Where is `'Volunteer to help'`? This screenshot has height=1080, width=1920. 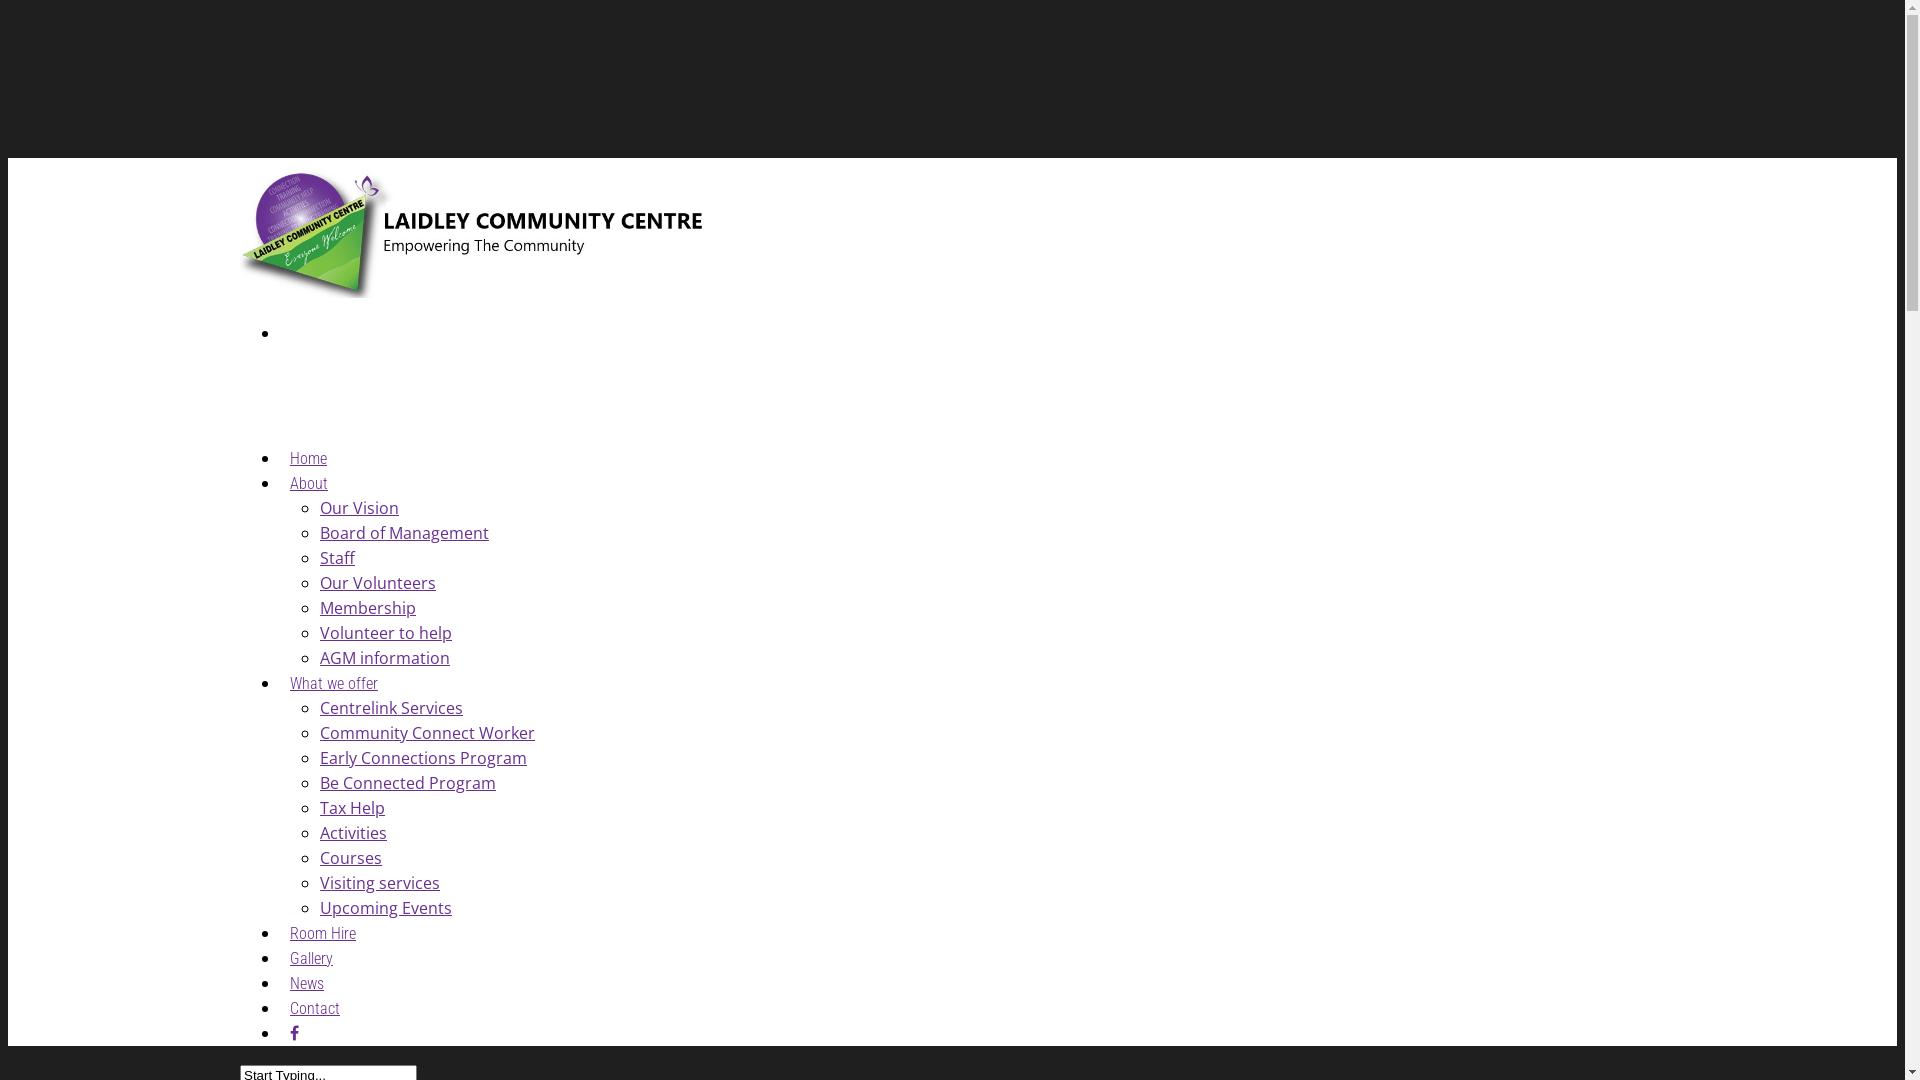
'Volunteer to help' is located at coordinates (320, 632).